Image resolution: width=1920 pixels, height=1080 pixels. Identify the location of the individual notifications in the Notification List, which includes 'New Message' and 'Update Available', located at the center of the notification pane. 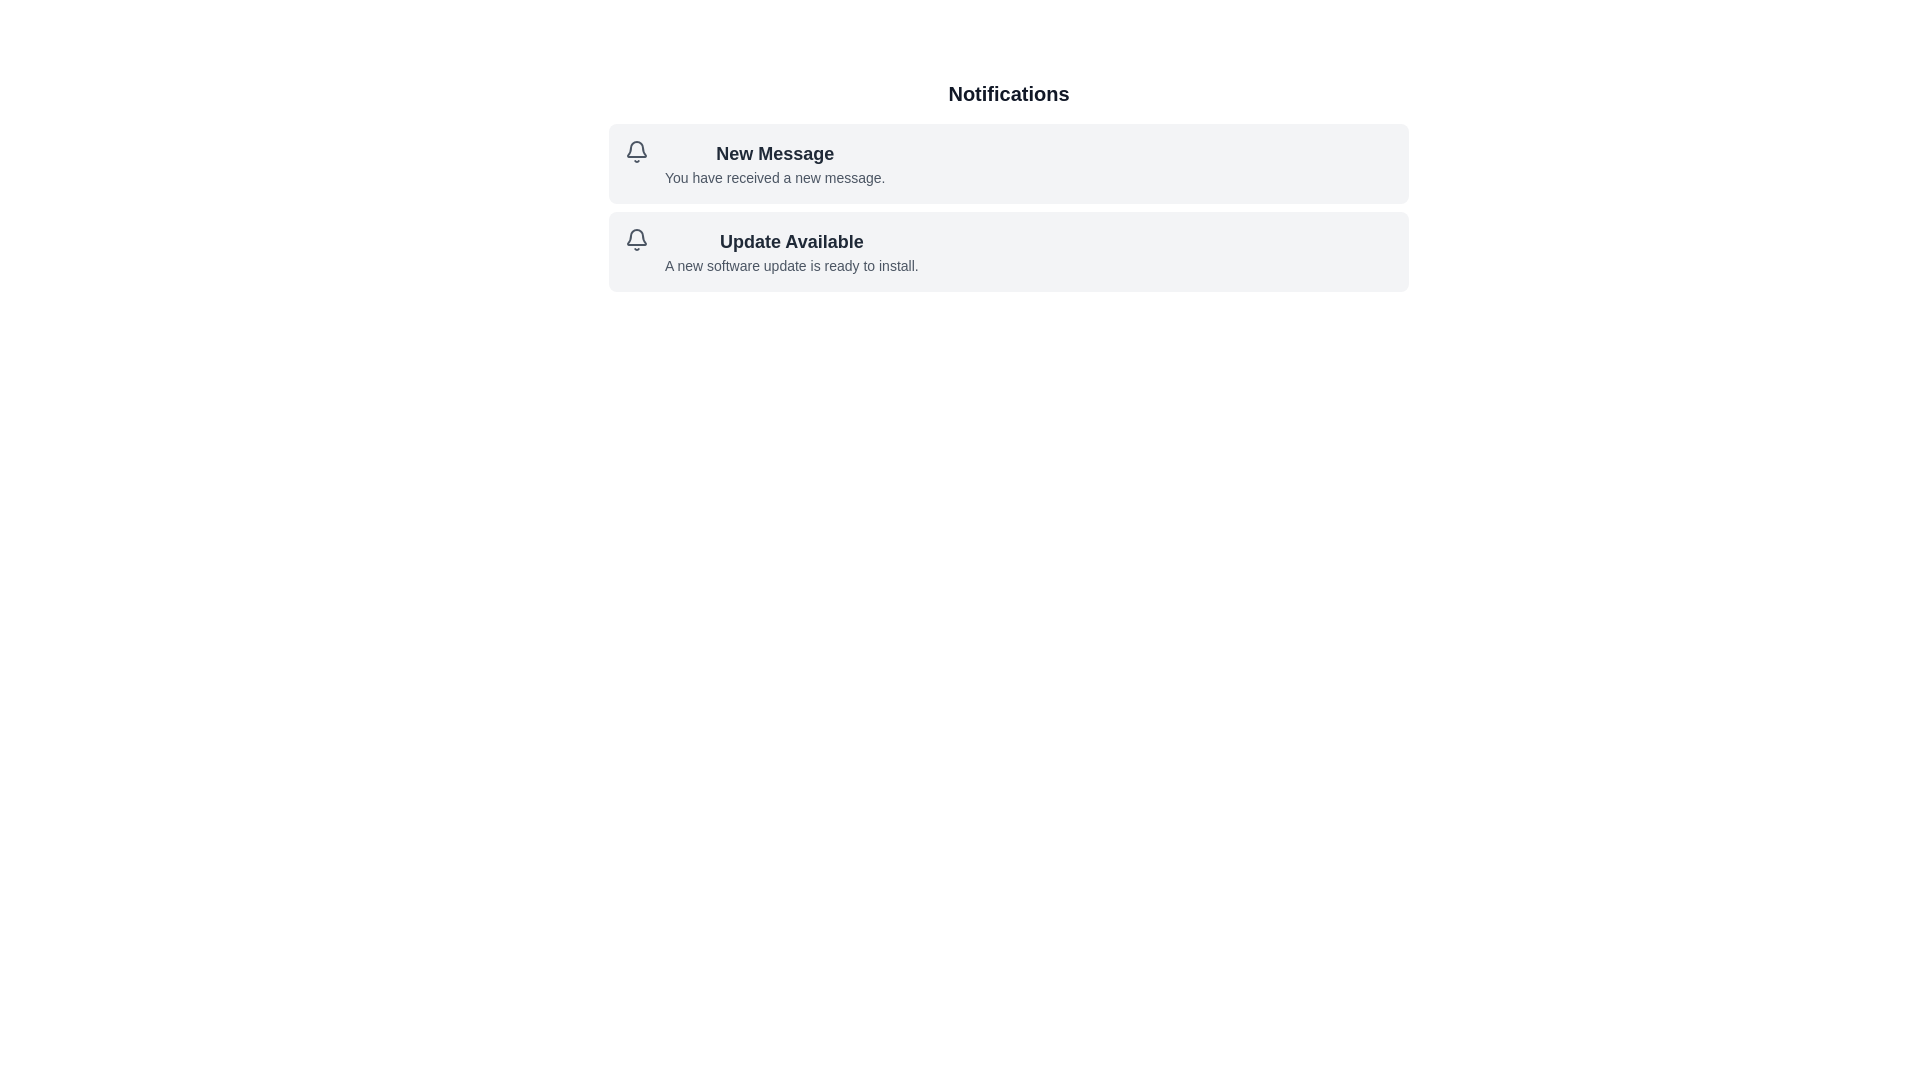
(1008, 185).